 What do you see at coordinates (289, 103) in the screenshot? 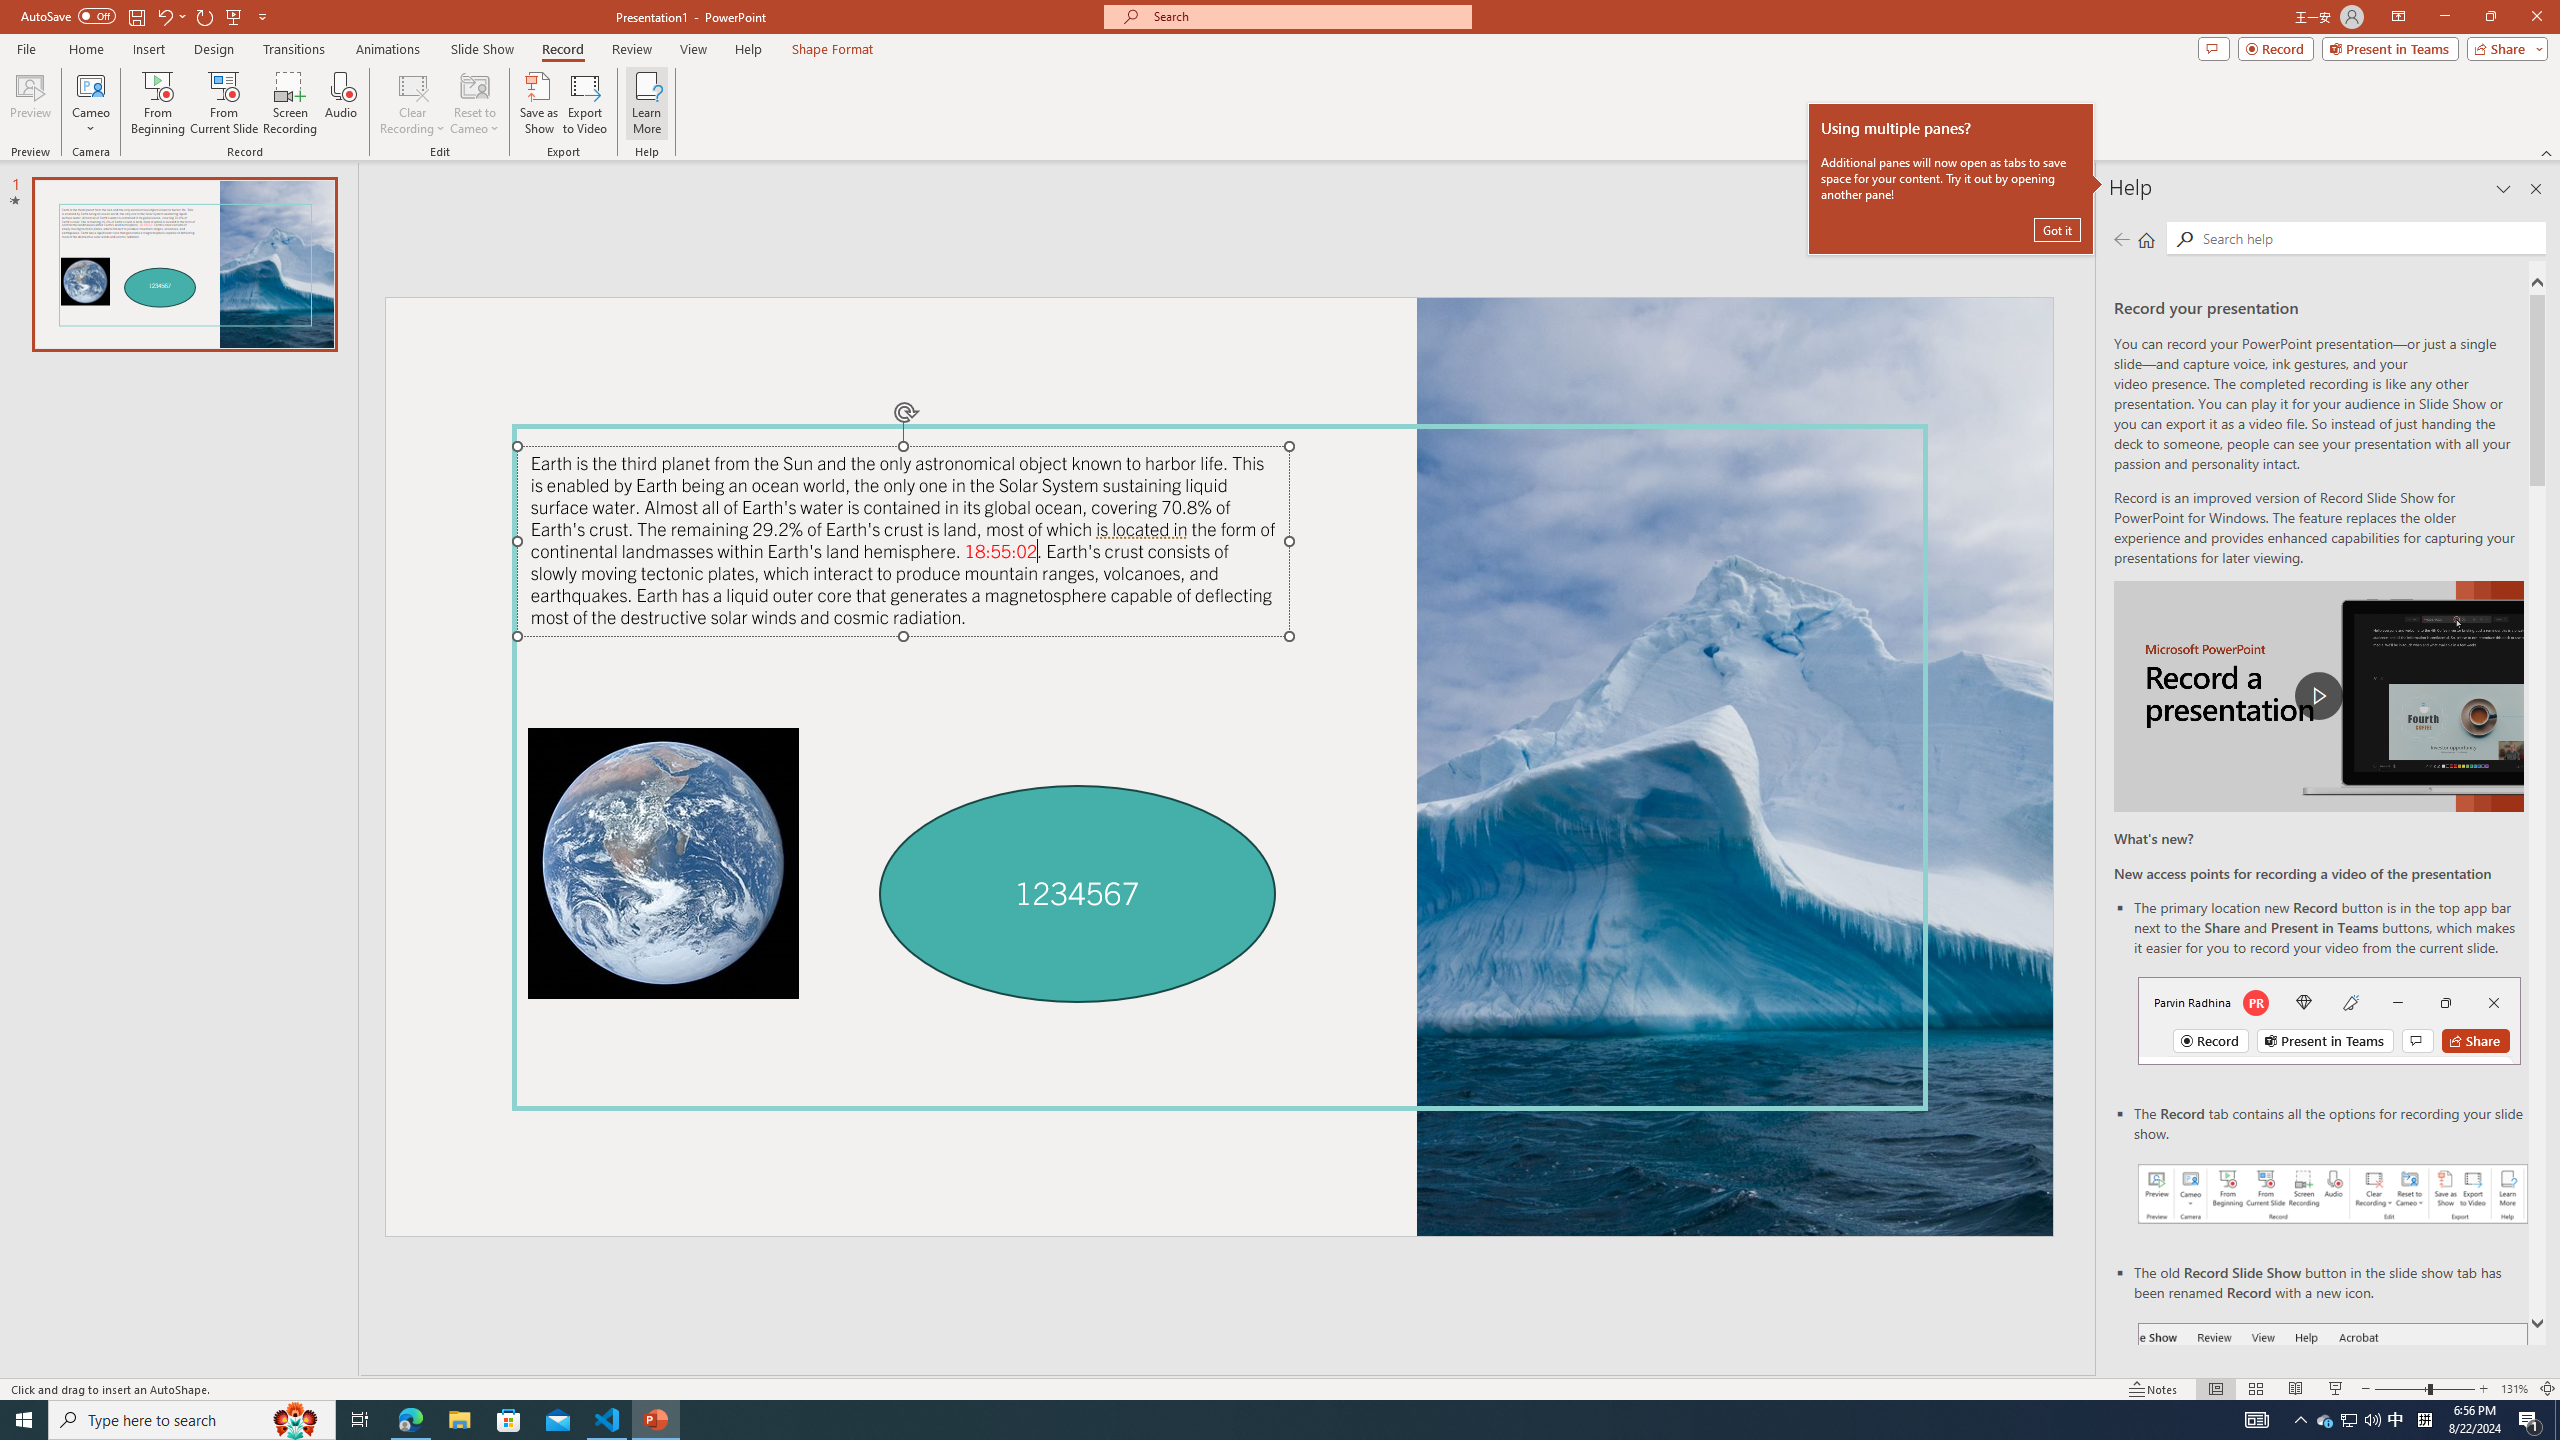
I see `'Screen Recording'` at bounding box center [289, 103].